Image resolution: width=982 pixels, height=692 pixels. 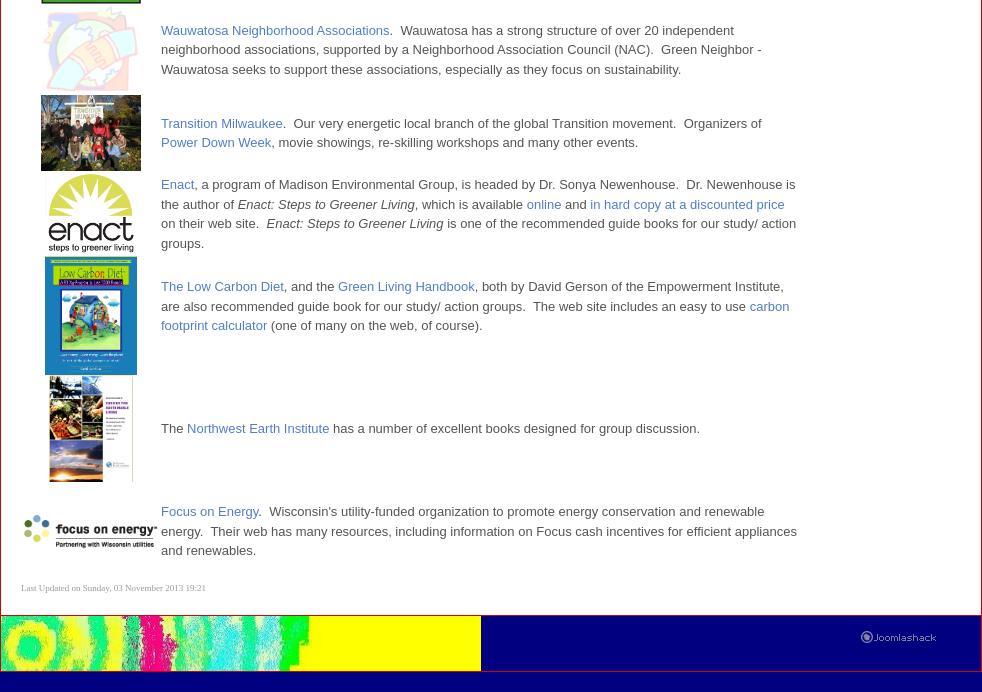 What do you see at coordinates (173, 427) in the screenshot?
I see `'The'` at bounding box center [173, 427].